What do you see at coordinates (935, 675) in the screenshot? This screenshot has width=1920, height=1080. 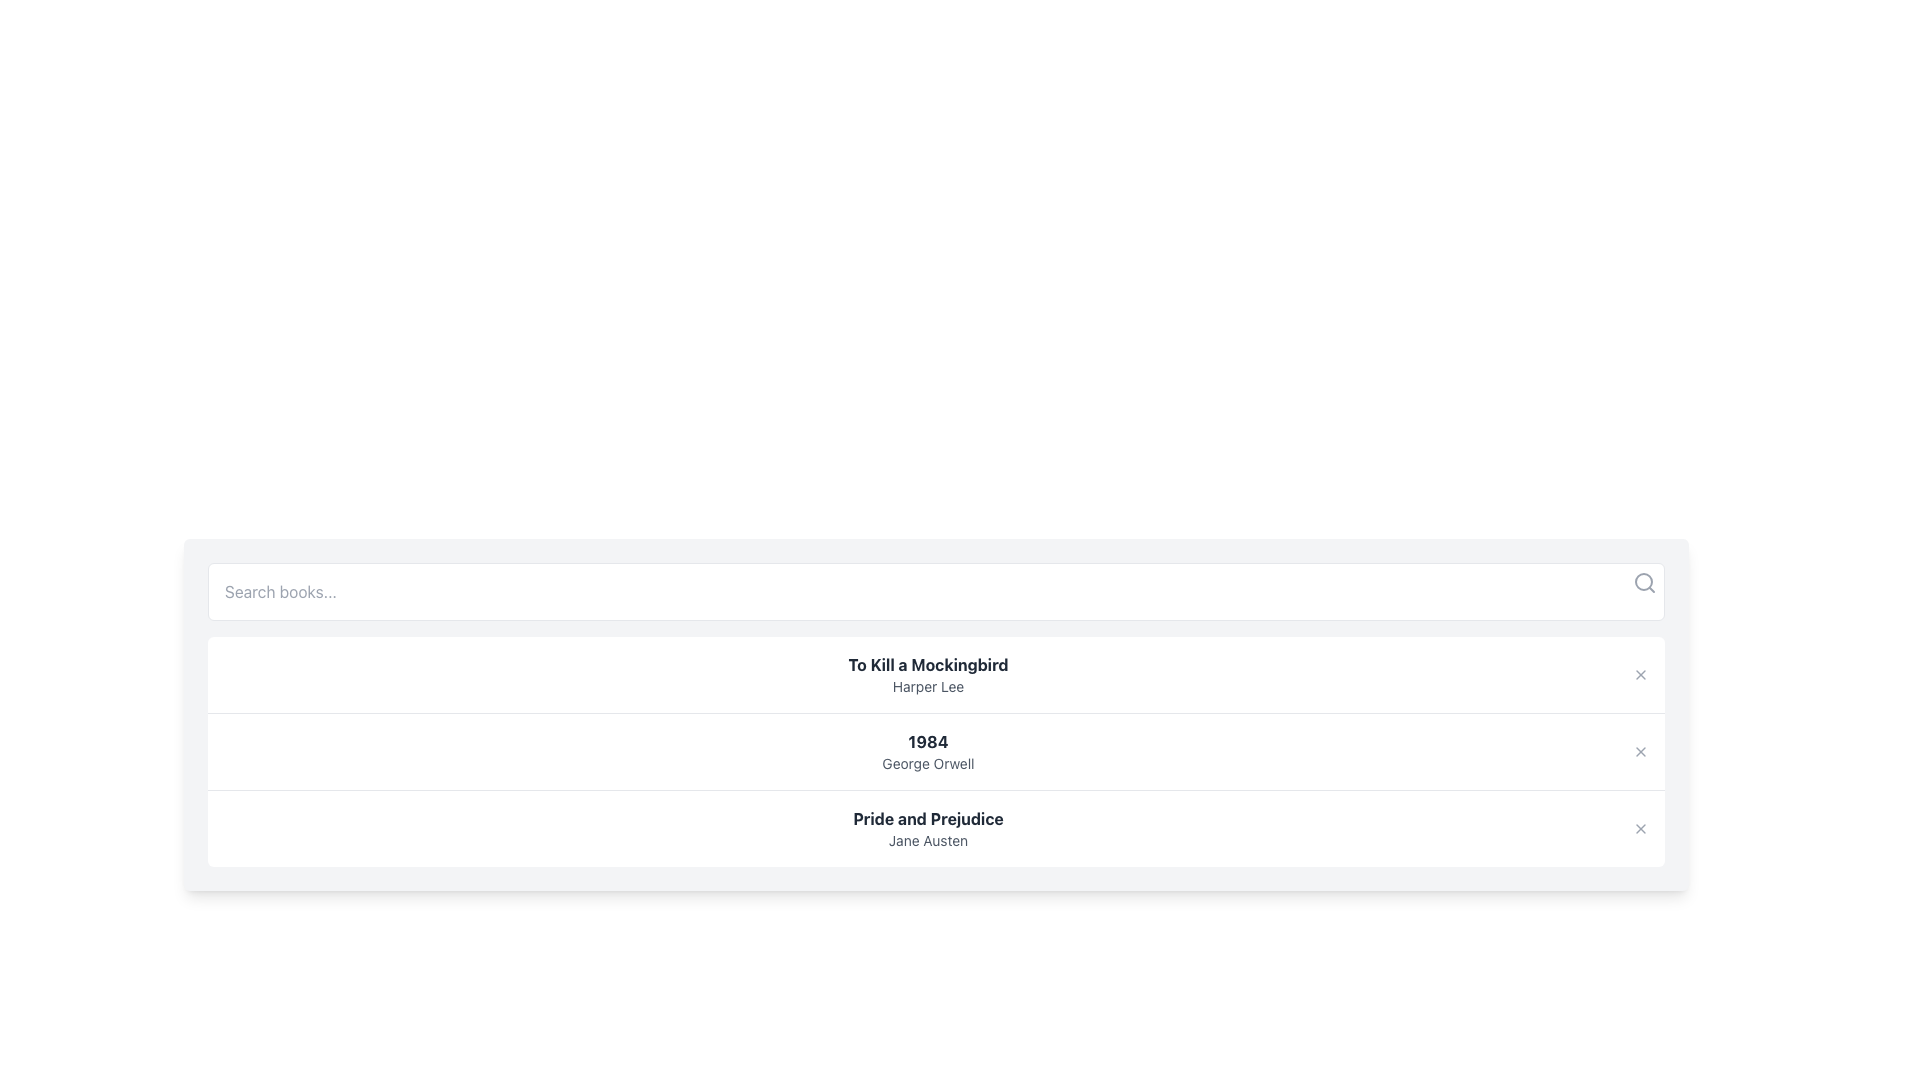 I see `the first list item displaying 'To Kill a Mockingbird' by 'Harper Lee'` at bounding box center [935, 675].